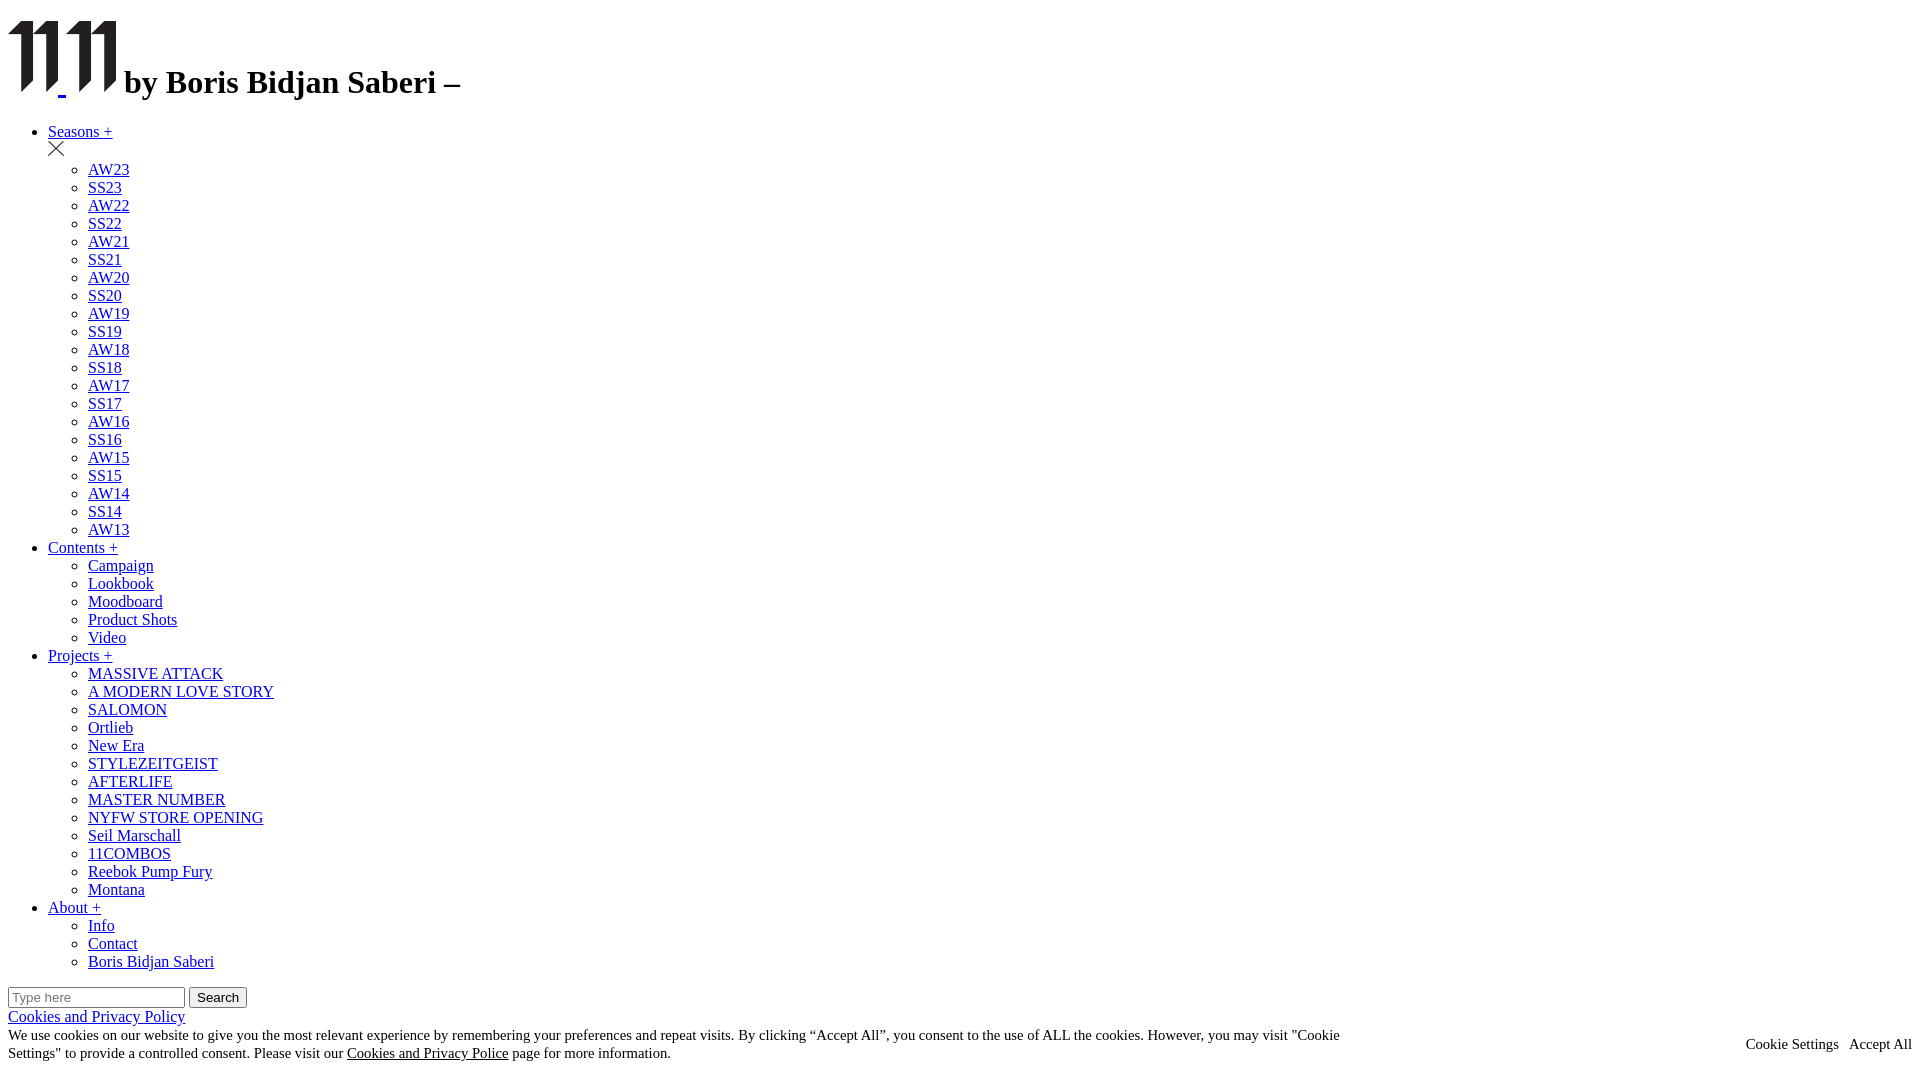 Image resolution: width=1920 pixels, height=1080 pixels. Describe the element at coordinates (128, 853) in the screenshot. I see `'11COMBOS'` at that location.